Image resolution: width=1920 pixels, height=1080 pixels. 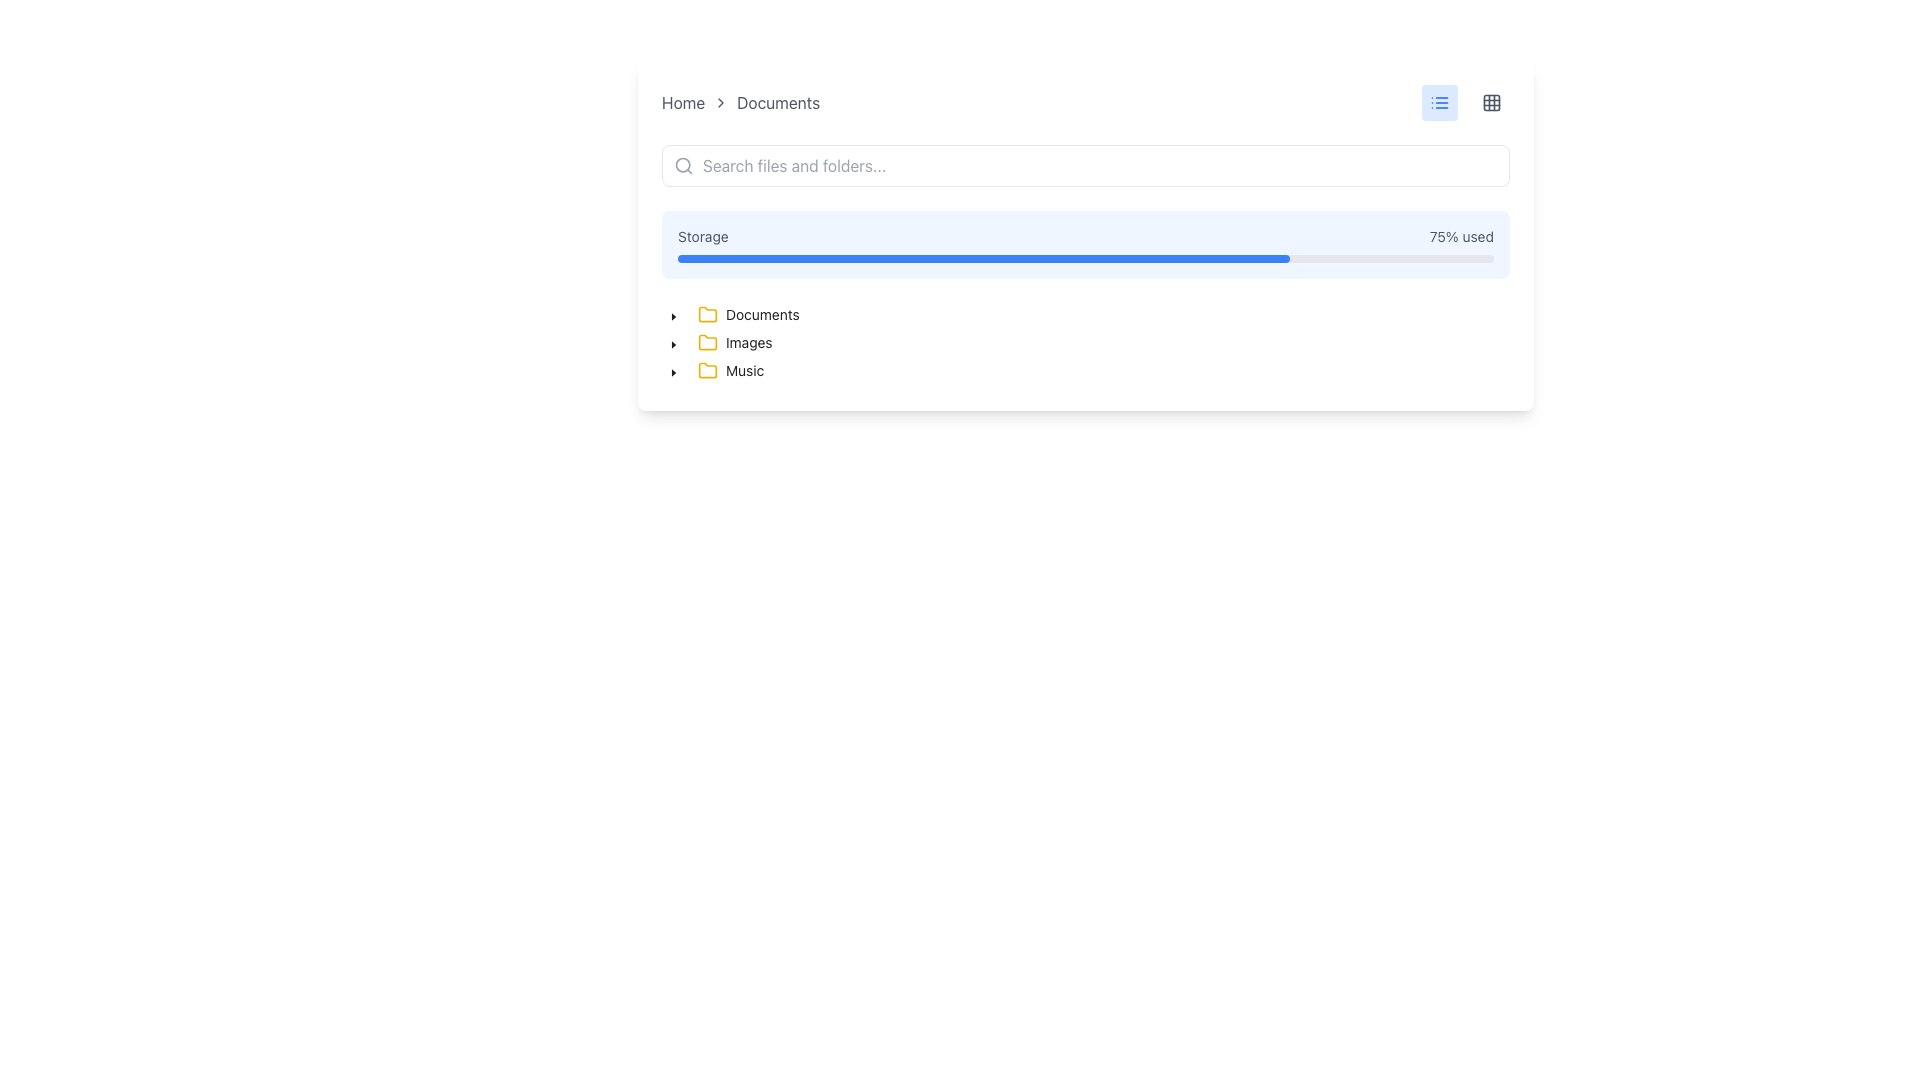 What do you see at coordinates (730, 370) in the screenshot?
I see `the 'Music' folder entry in the file explorer` at bounding box center [730, 370].